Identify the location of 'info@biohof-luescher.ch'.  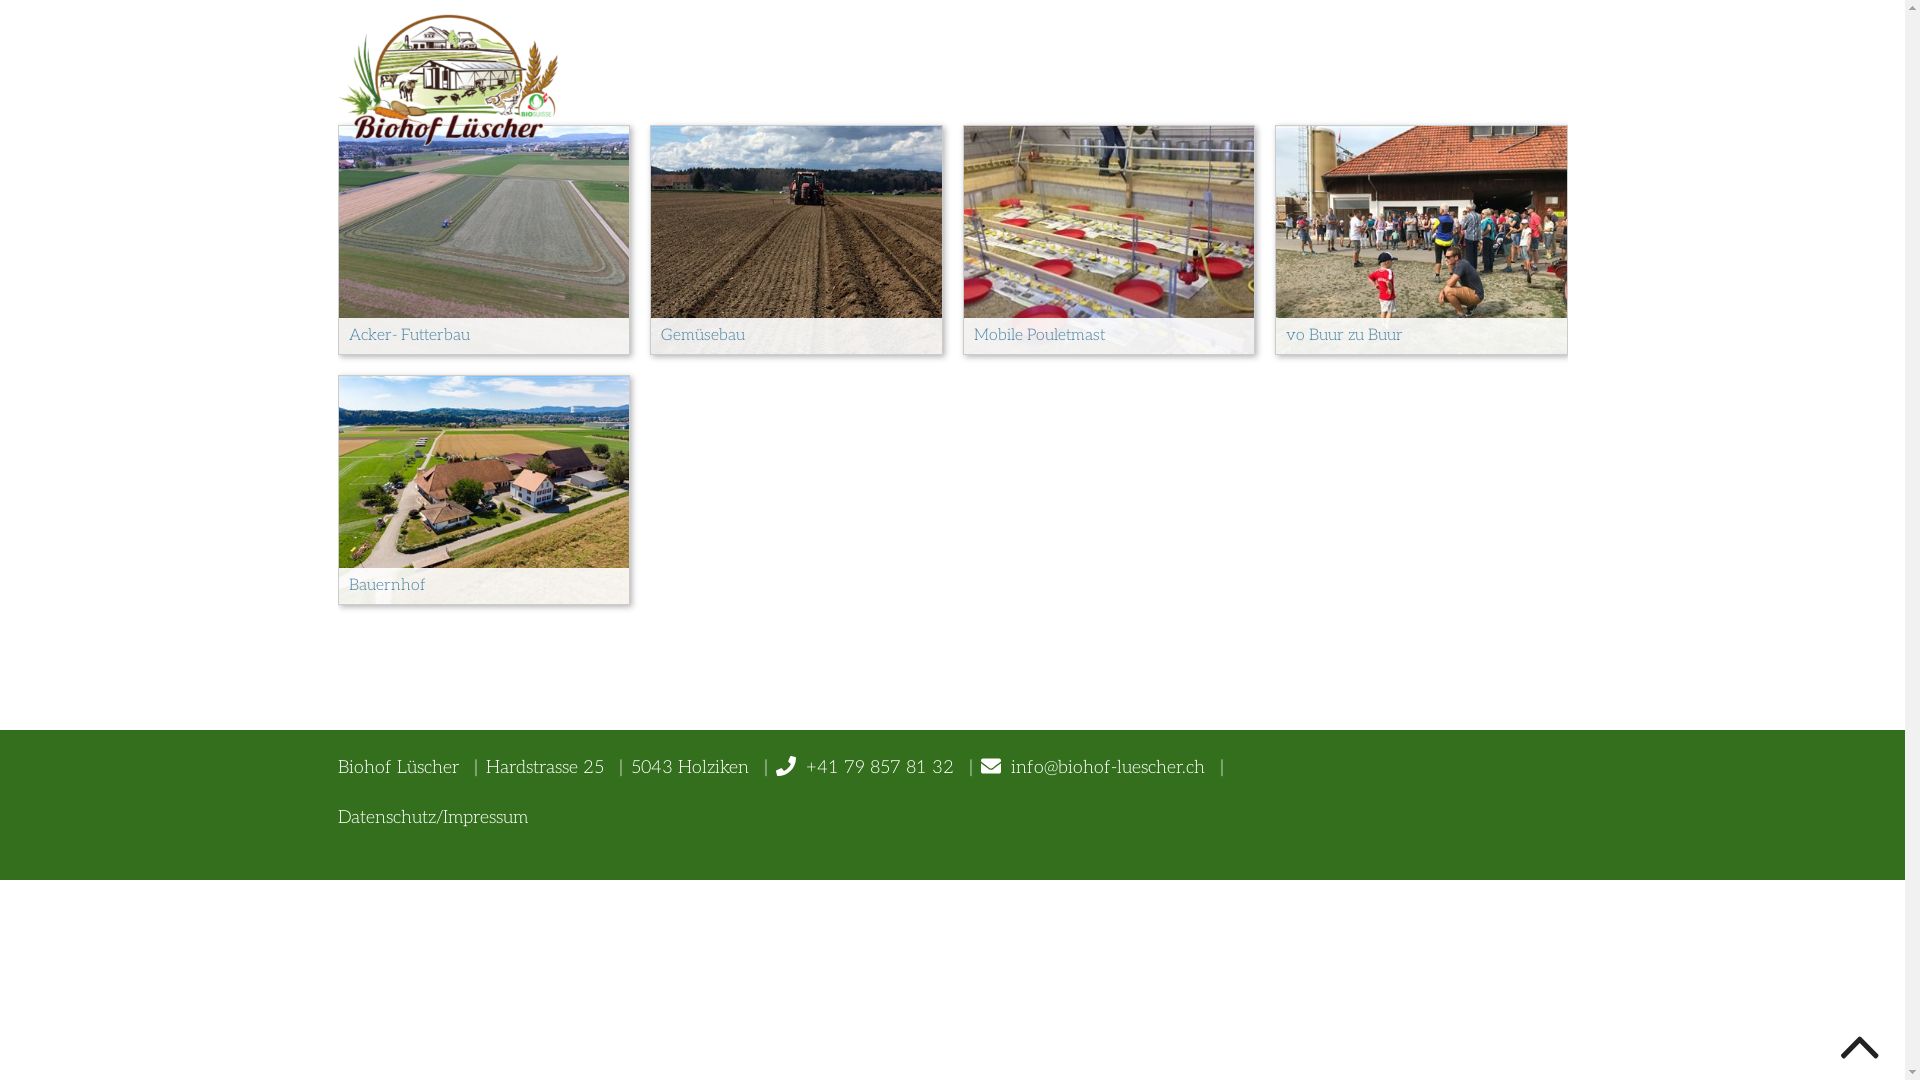
(1090, 766).